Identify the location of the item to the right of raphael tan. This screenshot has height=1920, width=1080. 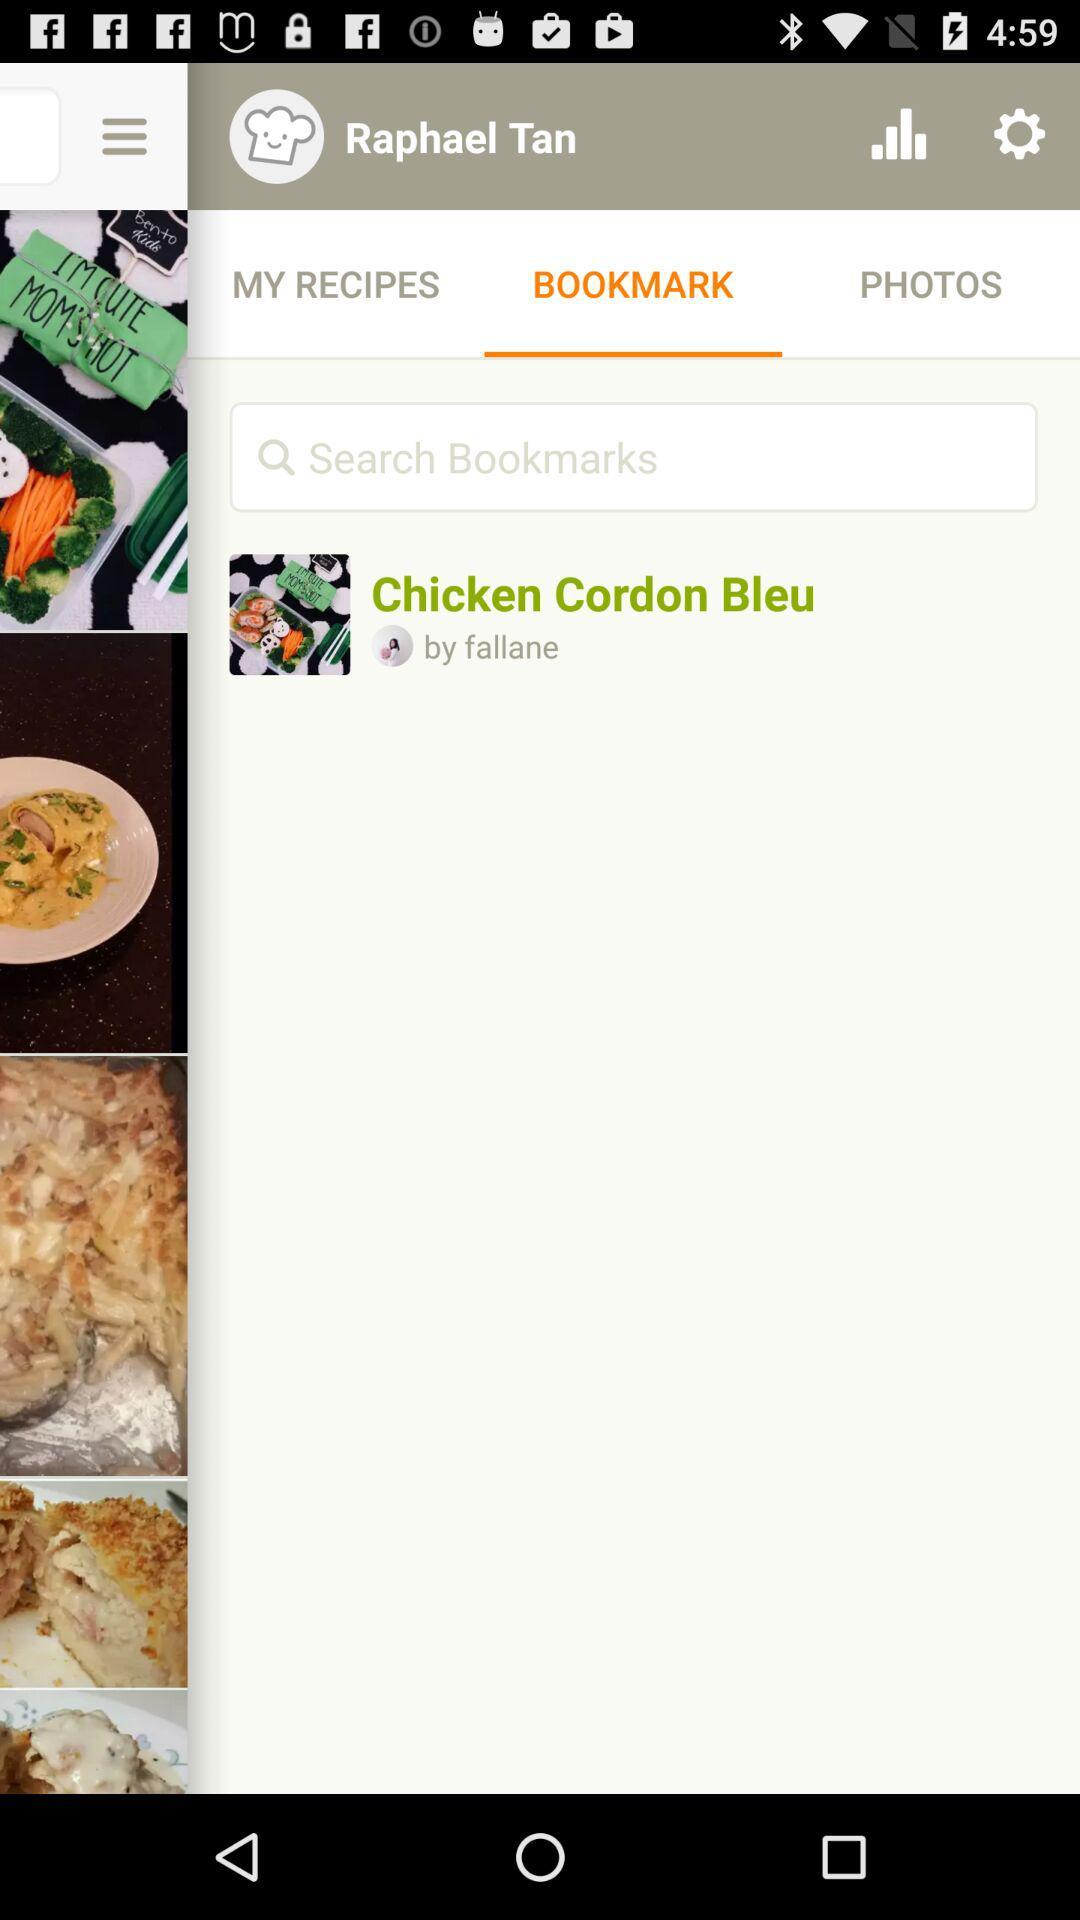
(897, 135).